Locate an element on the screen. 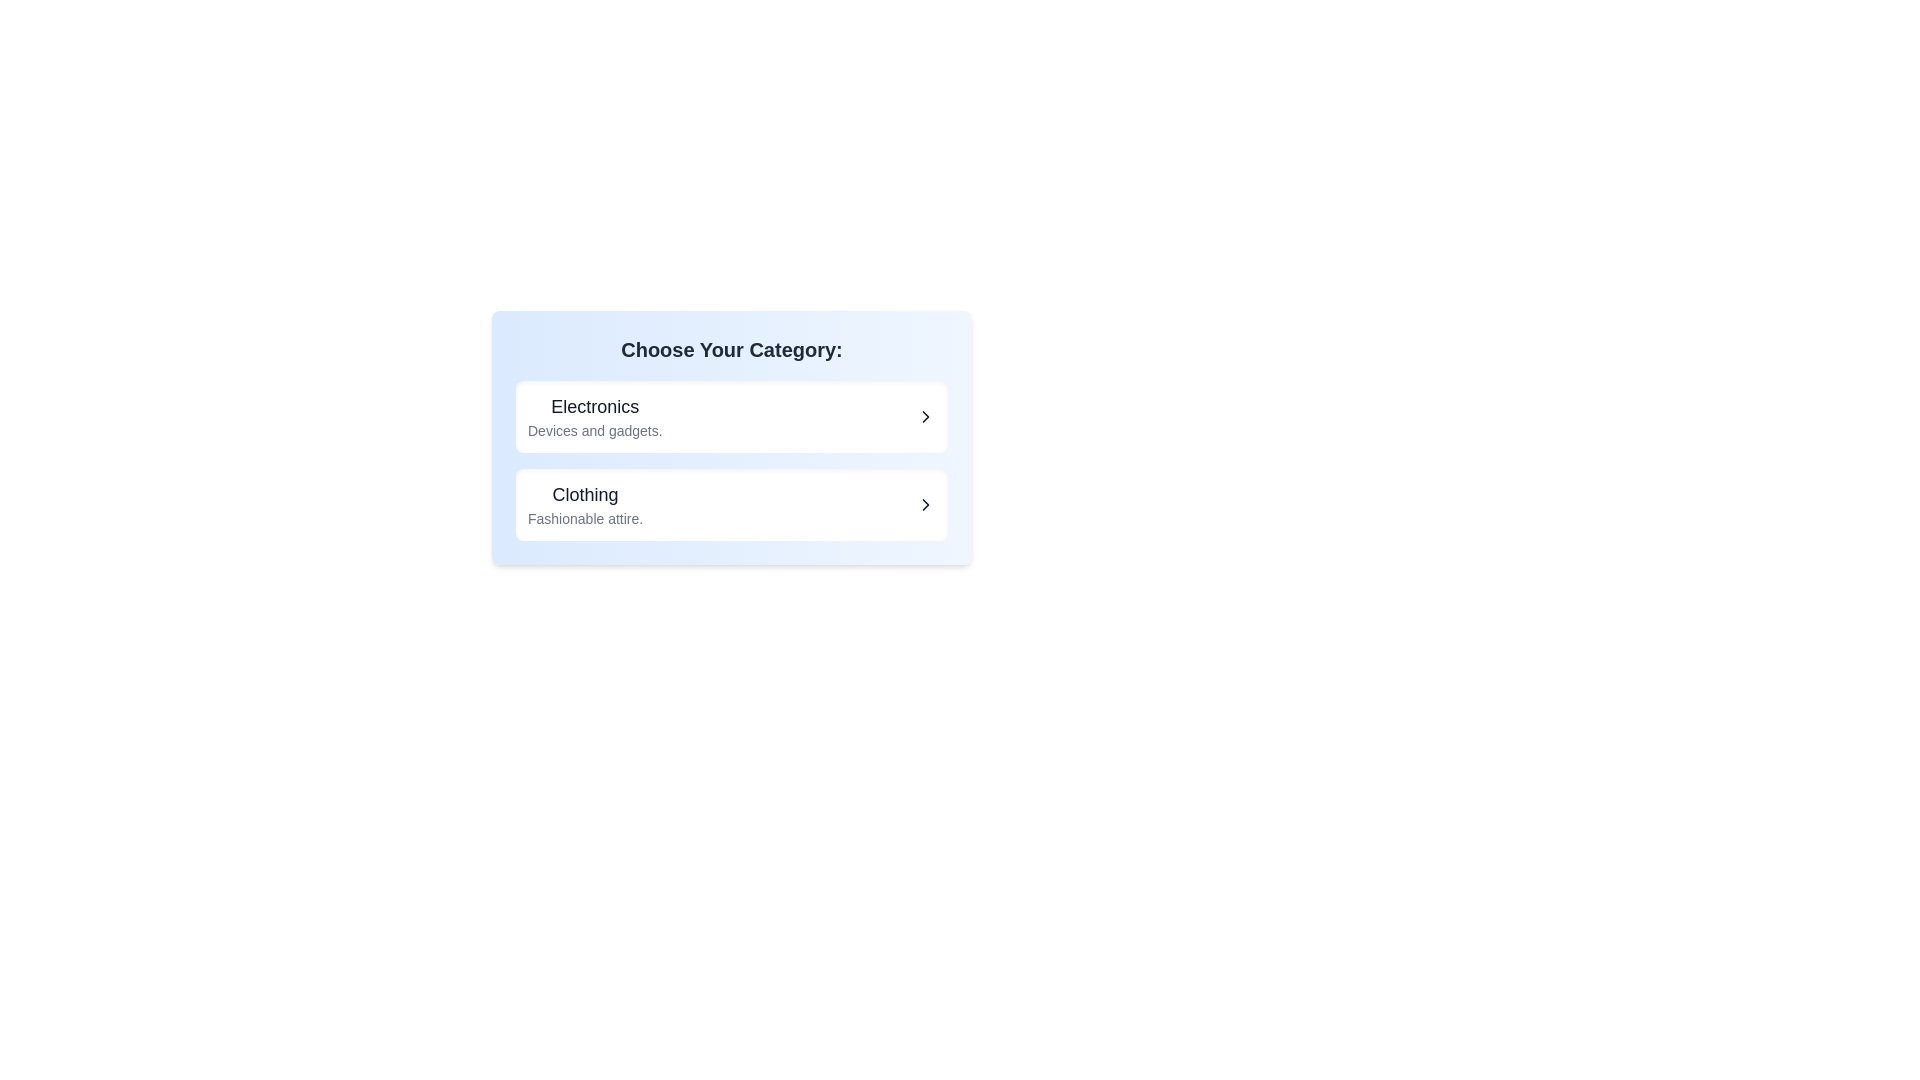 The height and width of the screenshot is (1080, 1920). the List item displaying 'Clothing' with the description 'Fashionable attire.' located under the 'Choose Your Category' menu is located at coordinates (584, 504).